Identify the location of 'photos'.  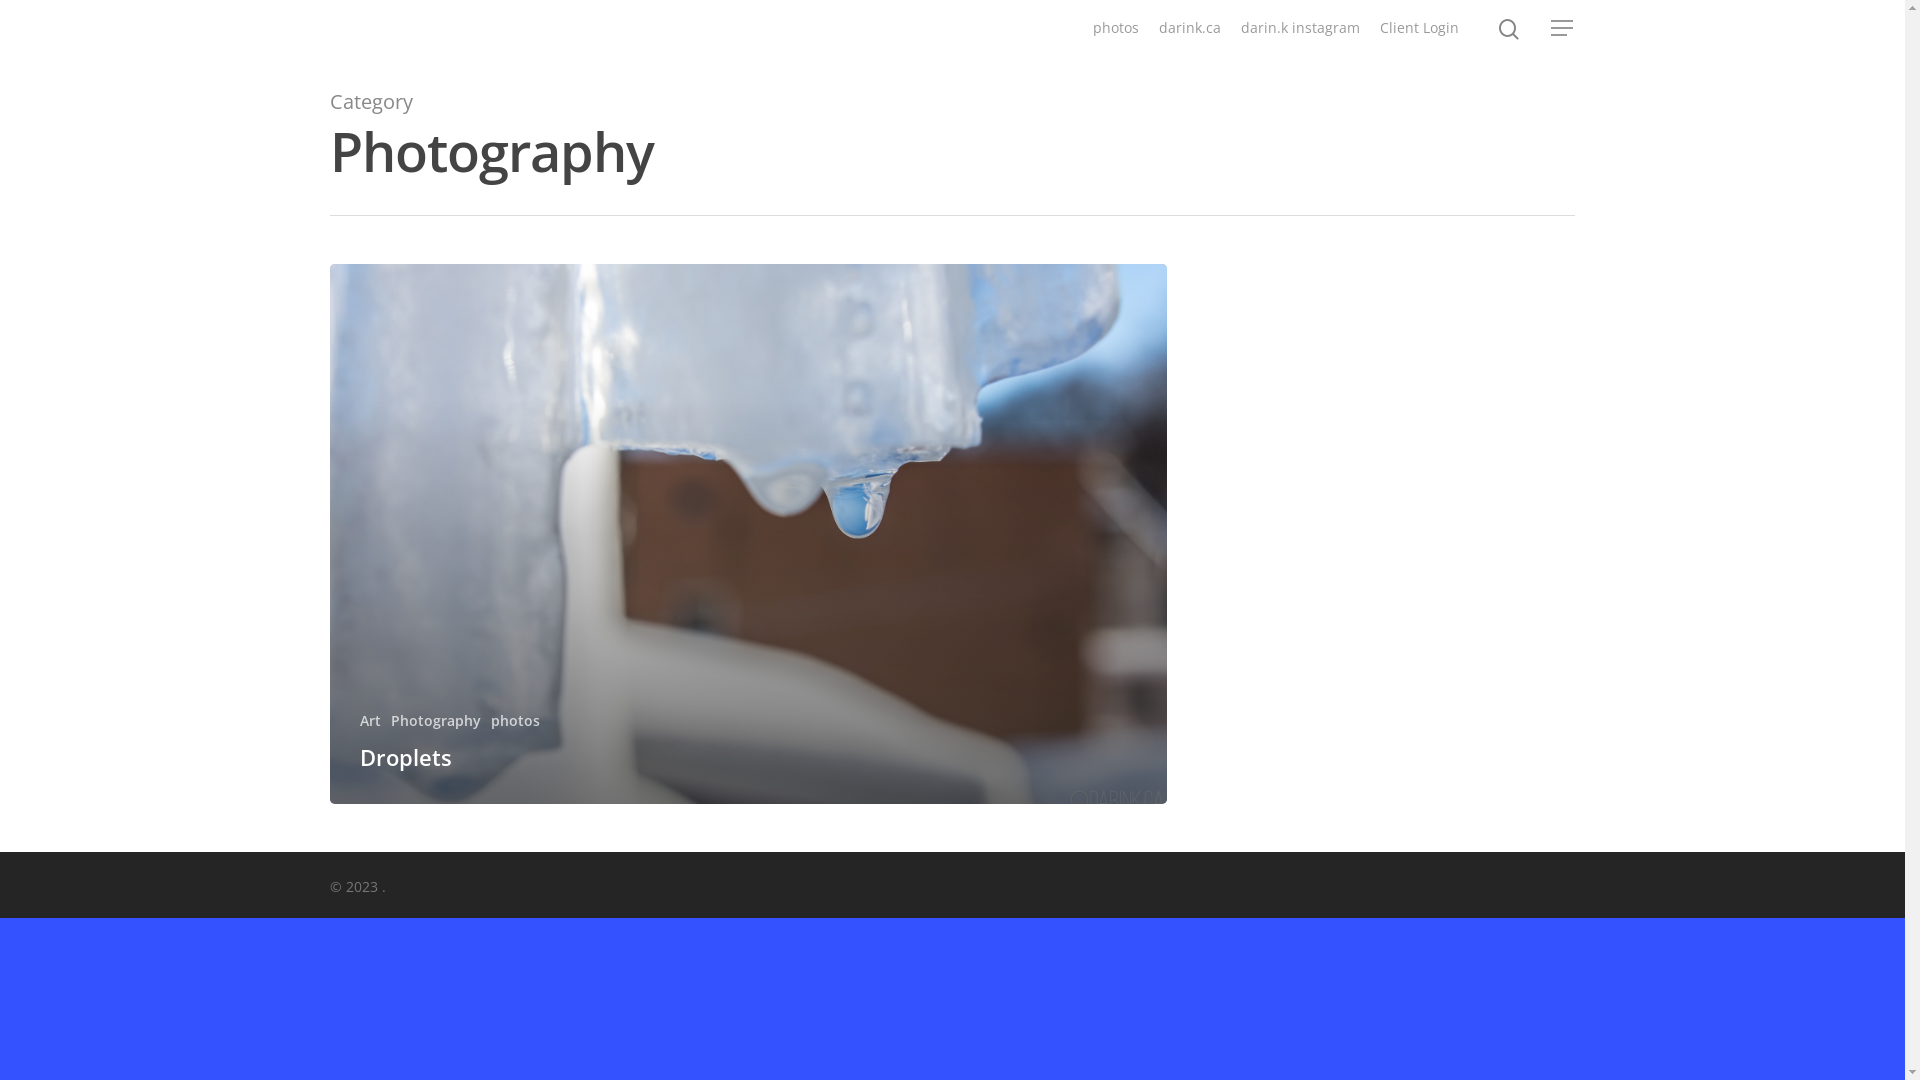
(515, 720).